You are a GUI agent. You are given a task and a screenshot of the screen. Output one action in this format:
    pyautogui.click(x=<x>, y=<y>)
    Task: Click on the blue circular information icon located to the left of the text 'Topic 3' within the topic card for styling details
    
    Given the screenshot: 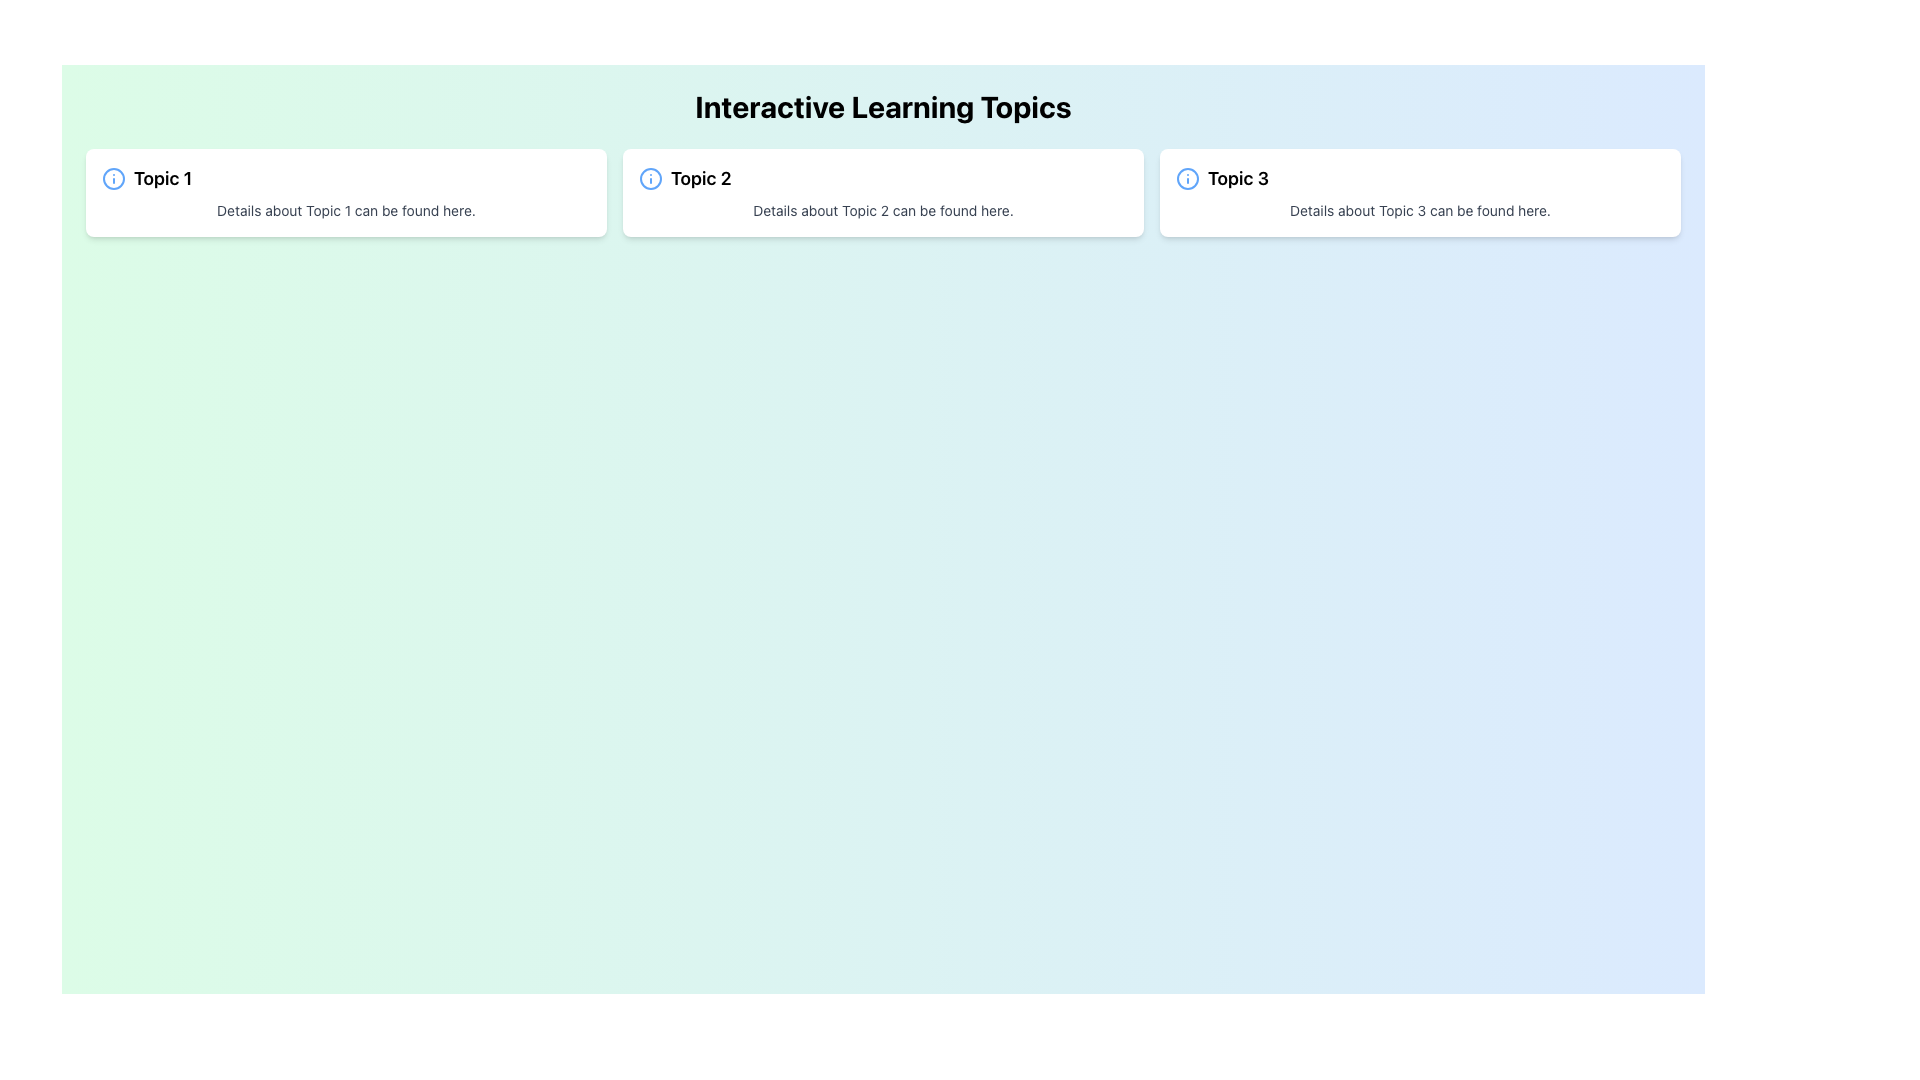 What is the action you would take?
    pyautogui.click(x=1188, y=177)
    